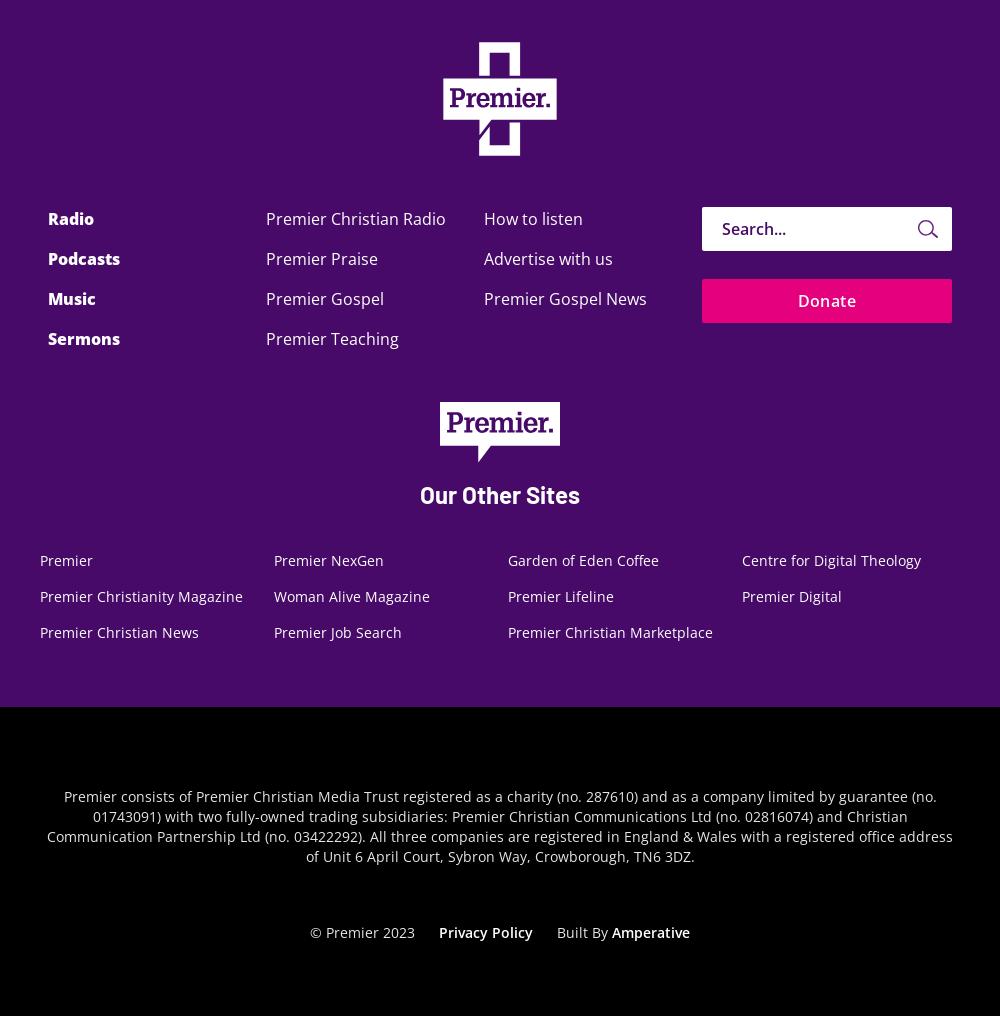 This screenshot has height=1016, width=1000. I want to click on 'Premier Gospel News', so click(563, 298).